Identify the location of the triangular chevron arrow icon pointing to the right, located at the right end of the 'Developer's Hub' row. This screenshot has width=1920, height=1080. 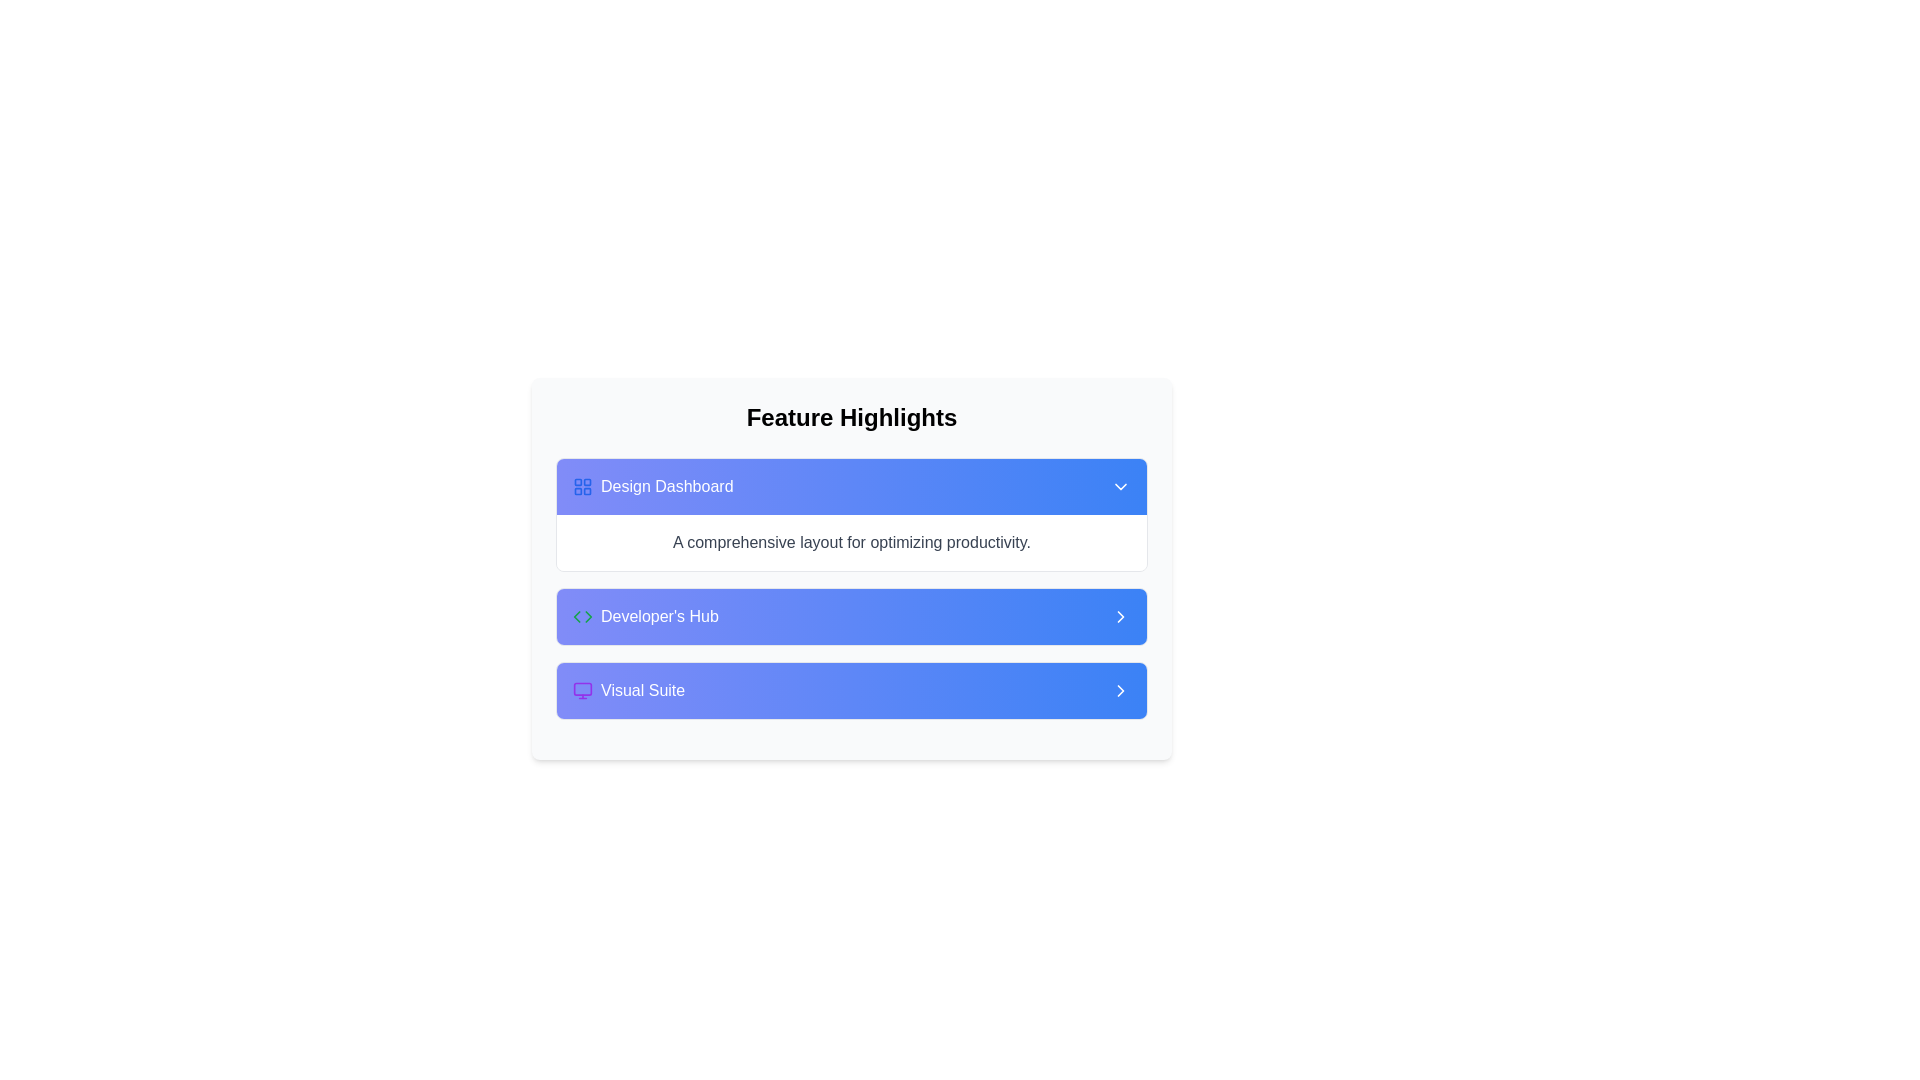
(1121, 616).